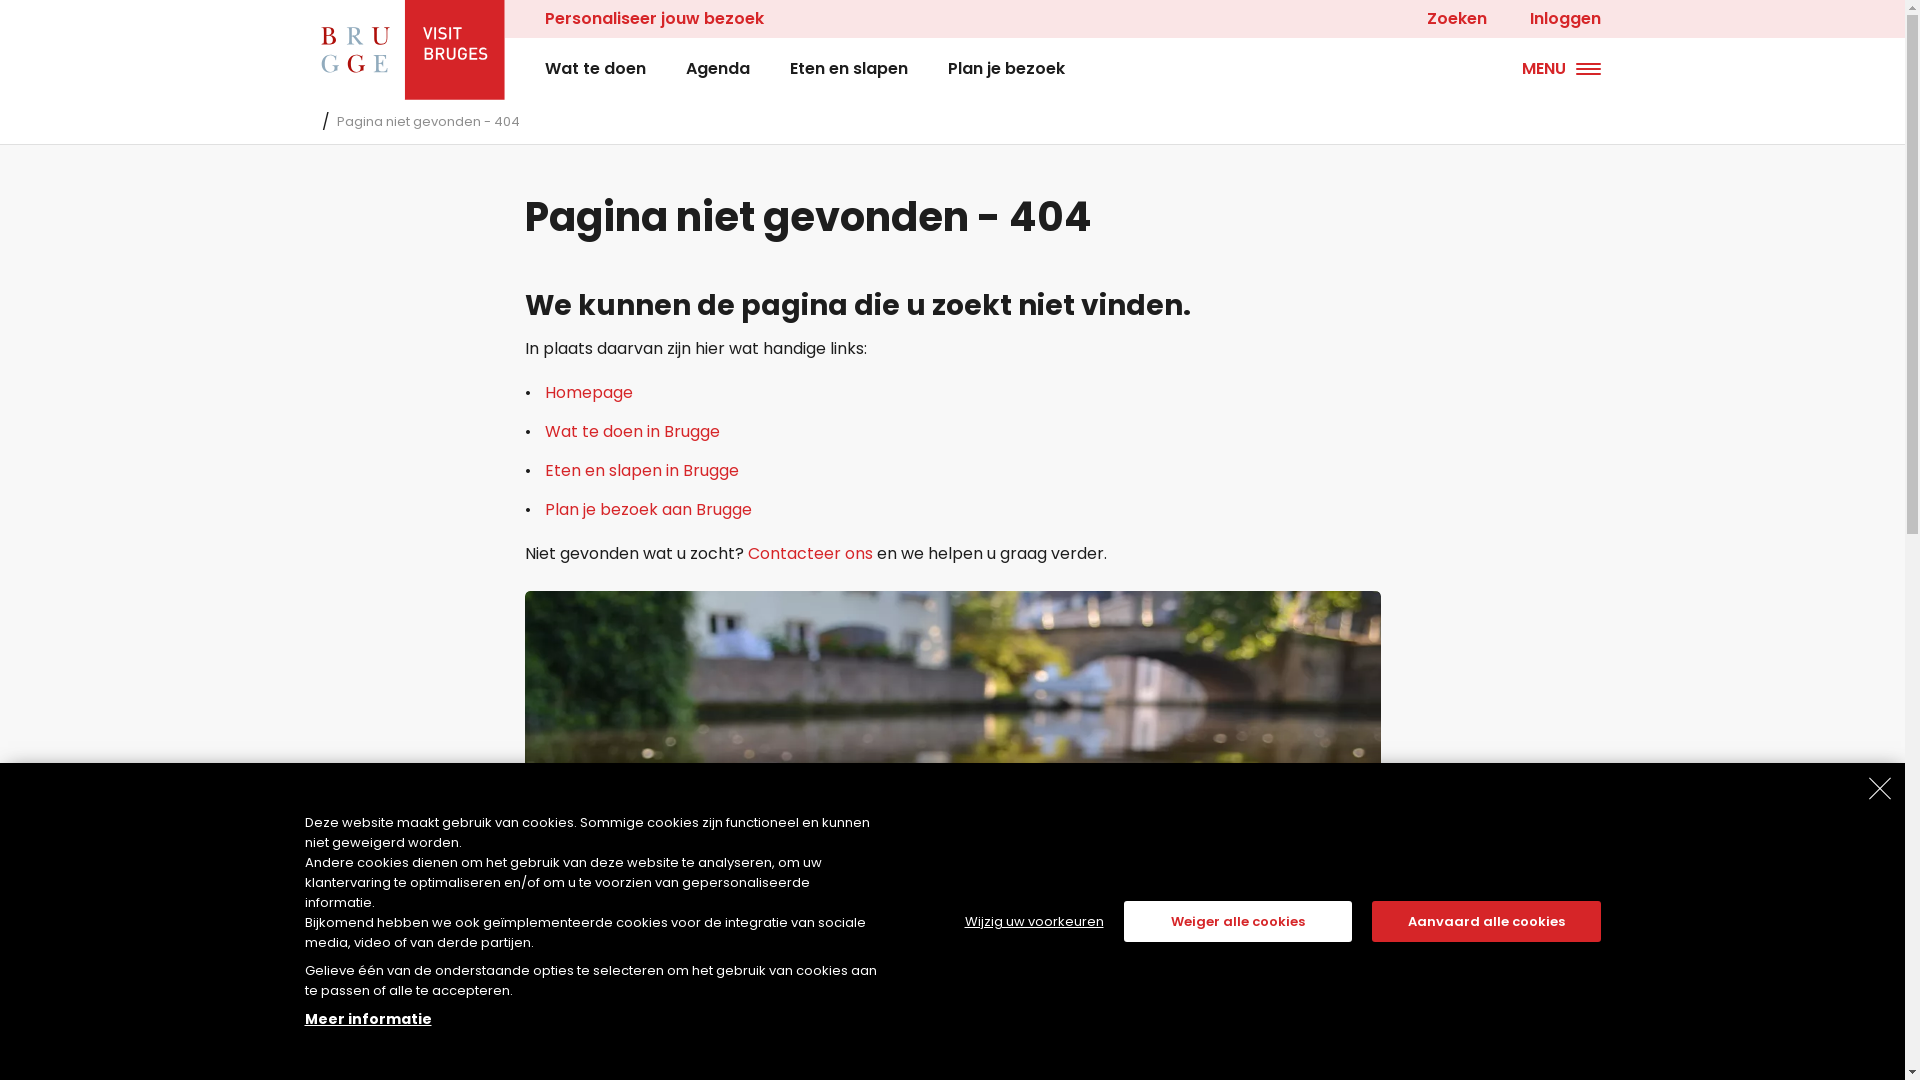 This screenshot has height=1080, width=1920. I want to click on 'Wat te doen', so click(543, 68).